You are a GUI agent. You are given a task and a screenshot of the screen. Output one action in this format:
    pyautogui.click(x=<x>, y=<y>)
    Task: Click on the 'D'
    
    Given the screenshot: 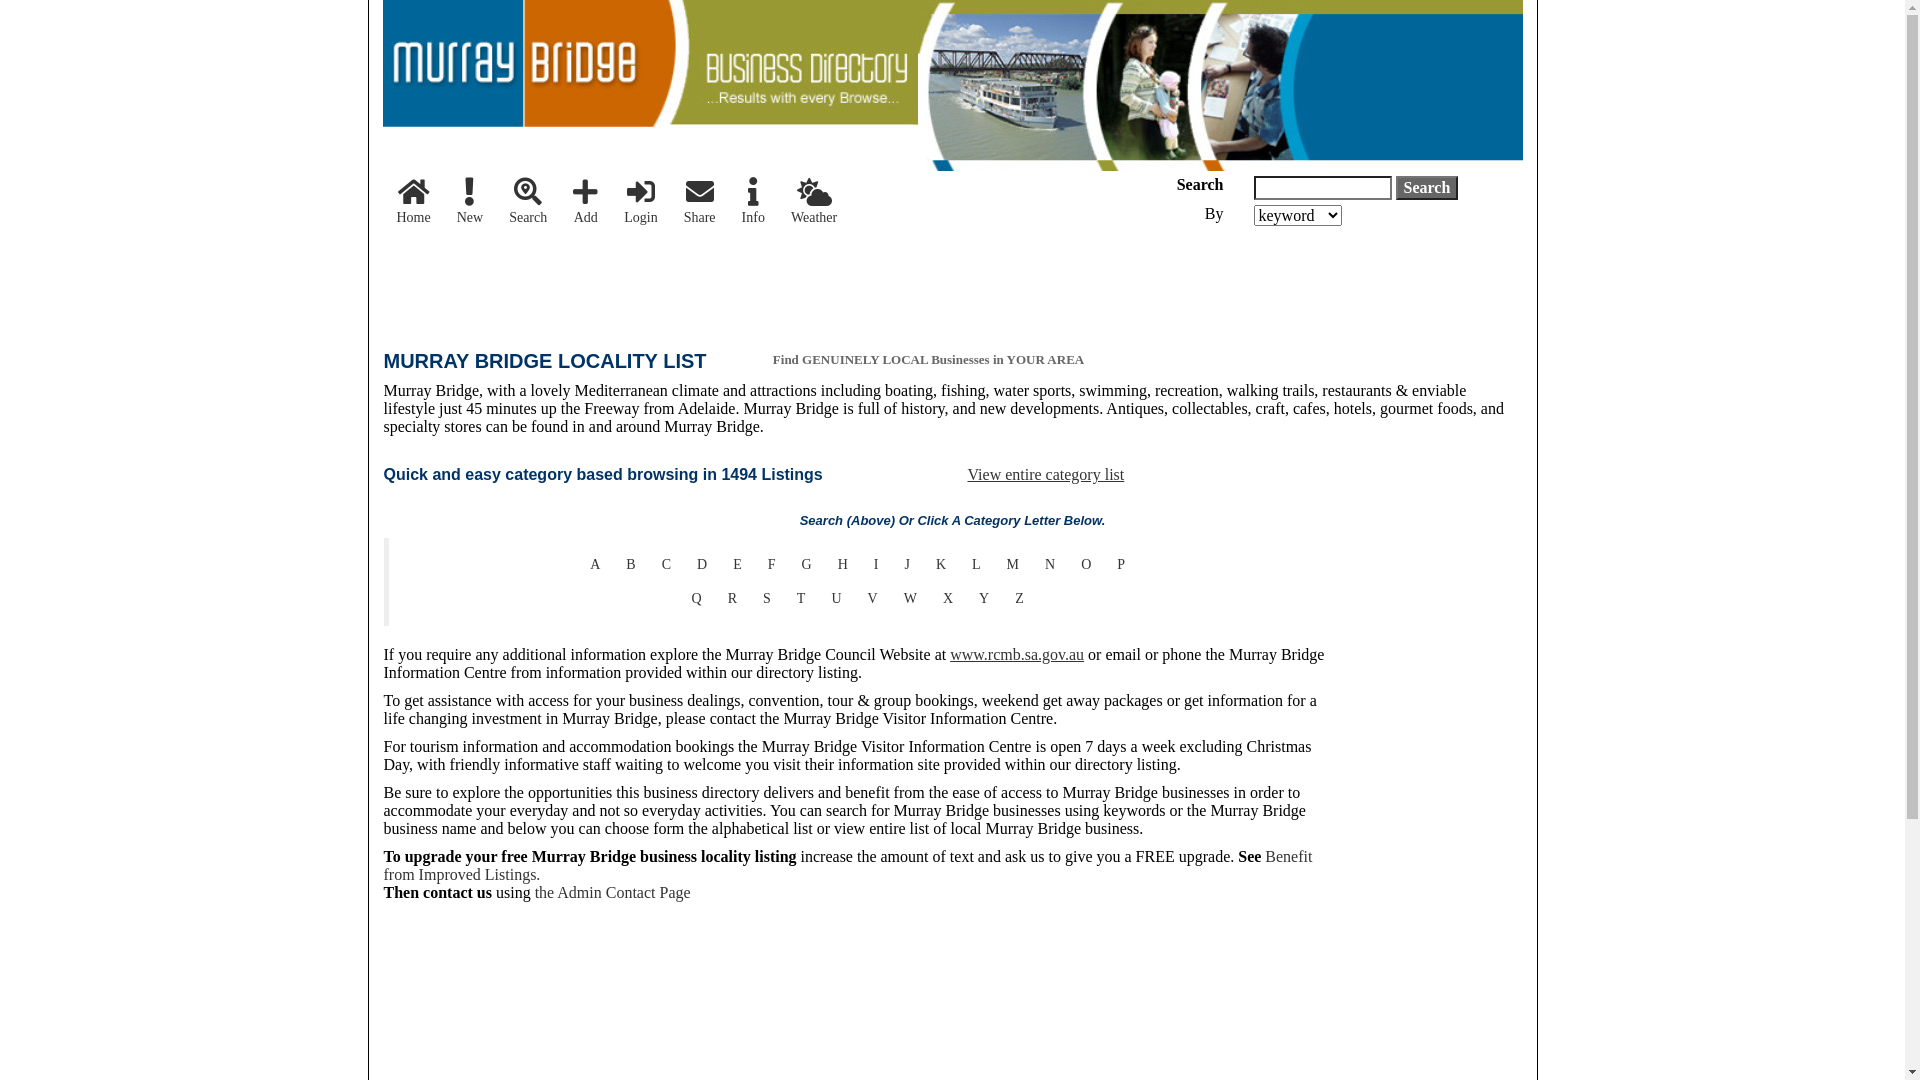 What is the action you would take?
    pyautogui.click(x=684, y=564)
    